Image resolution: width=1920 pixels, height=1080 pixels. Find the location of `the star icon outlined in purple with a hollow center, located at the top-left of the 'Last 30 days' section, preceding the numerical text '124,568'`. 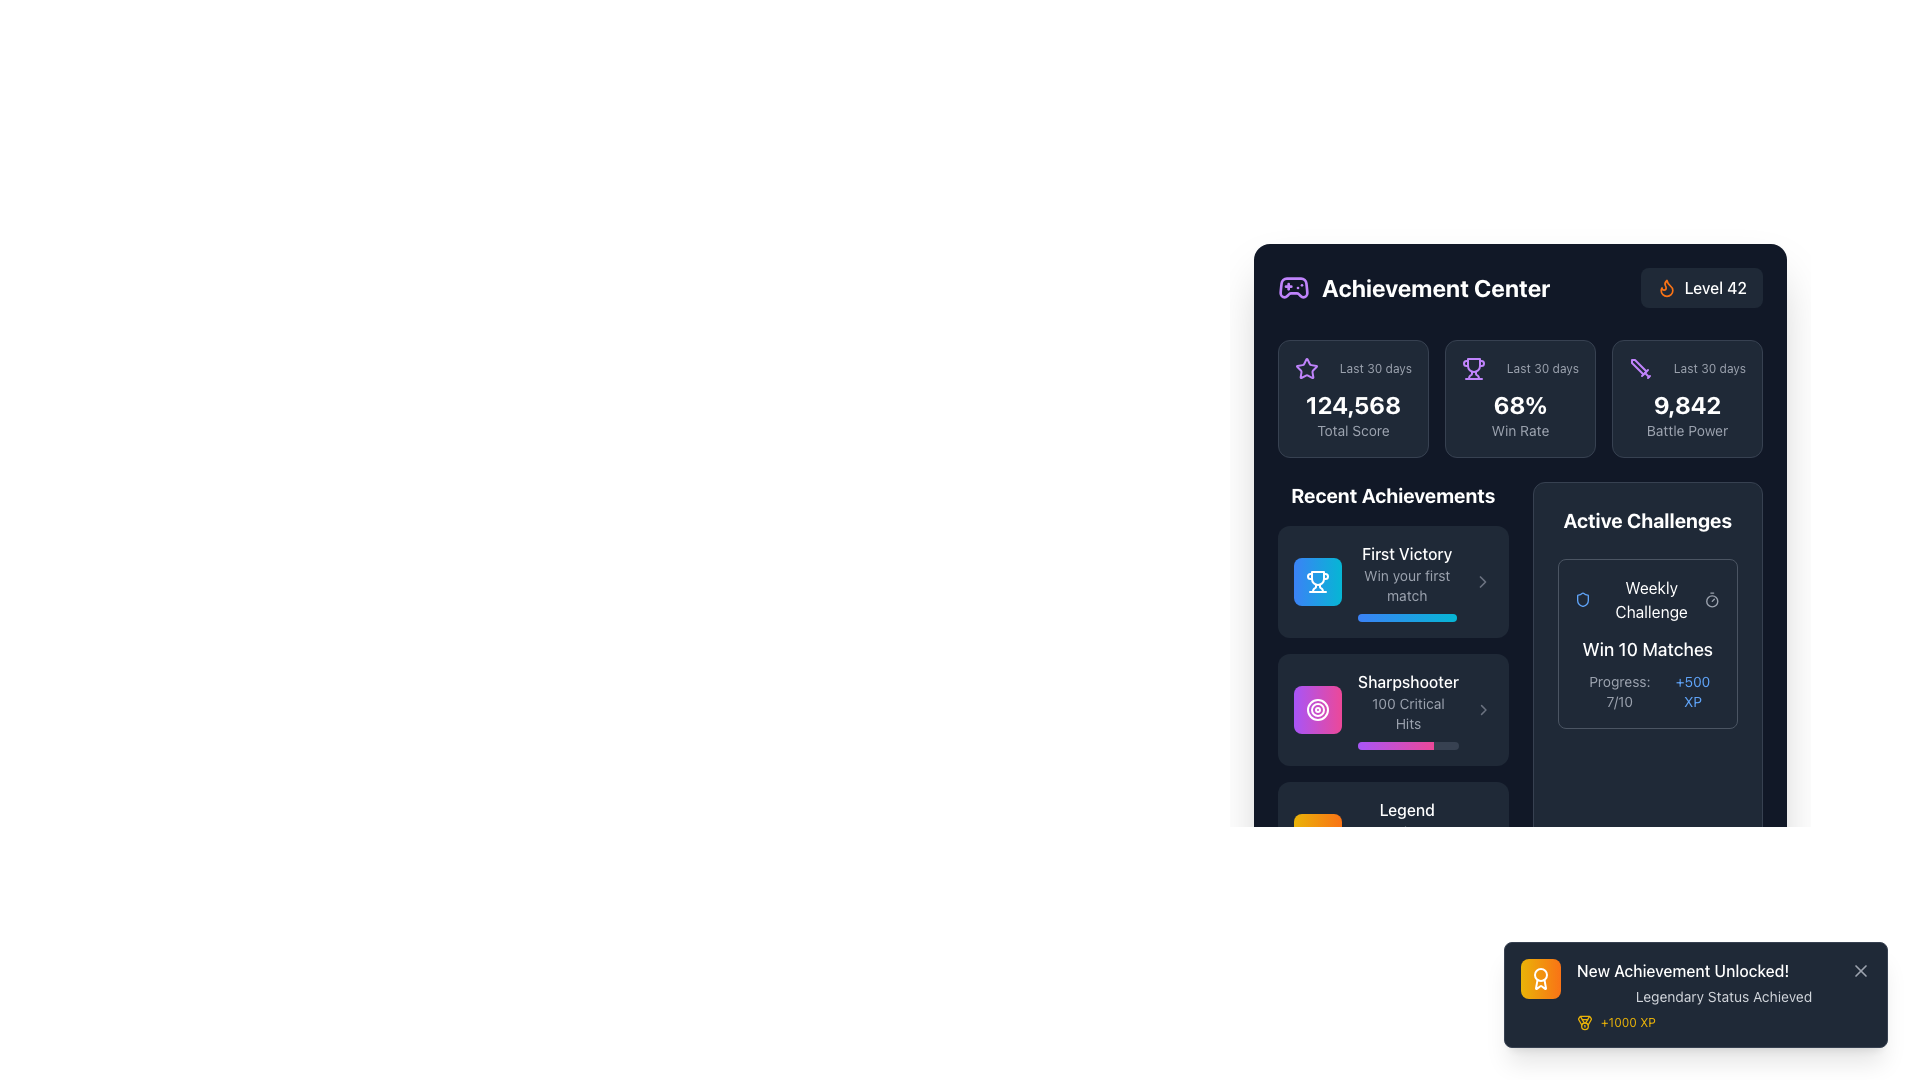

the star icon outlined in purple with a hollow center, located at the top-left of the 'Last 30 days' section, preceding the numerical text '124,568' is located at coordinates (1306, 369).